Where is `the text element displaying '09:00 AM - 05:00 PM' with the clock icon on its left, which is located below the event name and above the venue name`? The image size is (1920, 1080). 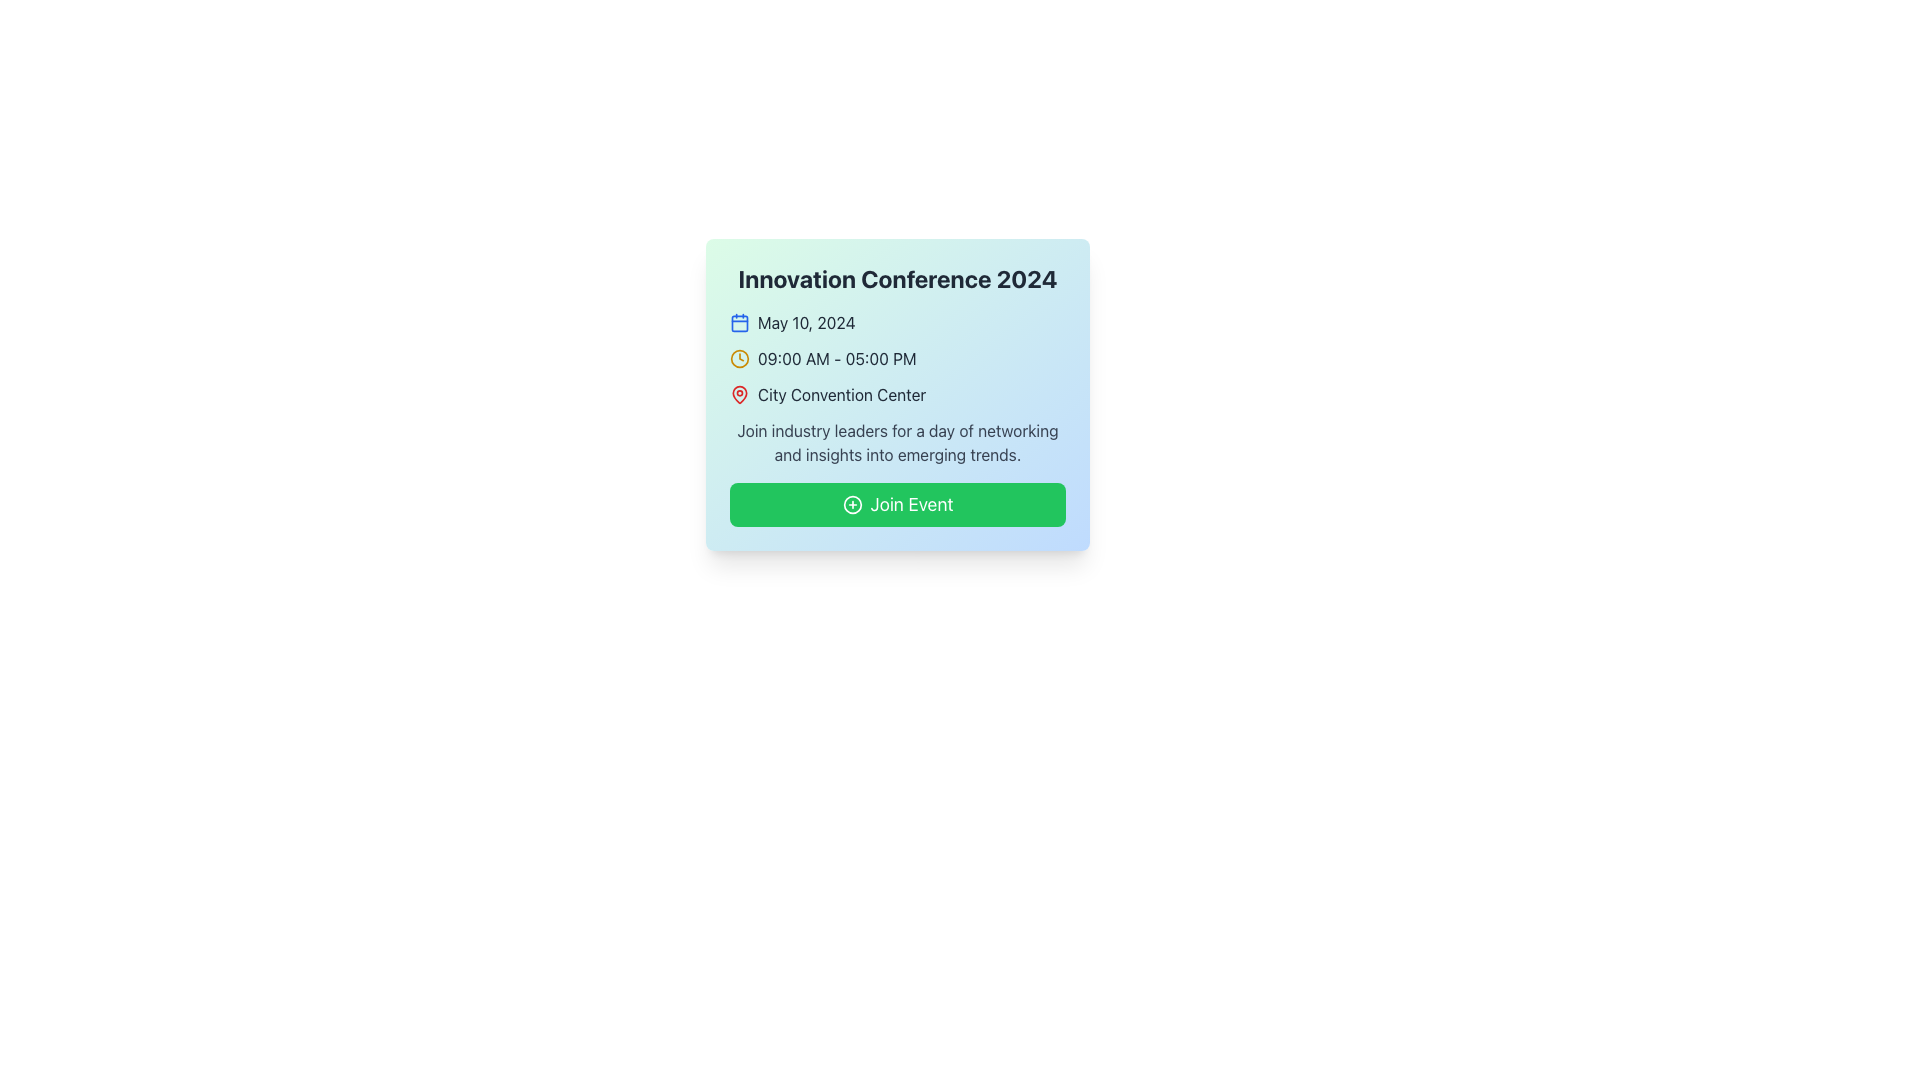 the text element displaying '09:00 AM - 05:00 PM' with the clock icon on its left, which is located below the event name and above the venue name is located at coordinates (896, 357).